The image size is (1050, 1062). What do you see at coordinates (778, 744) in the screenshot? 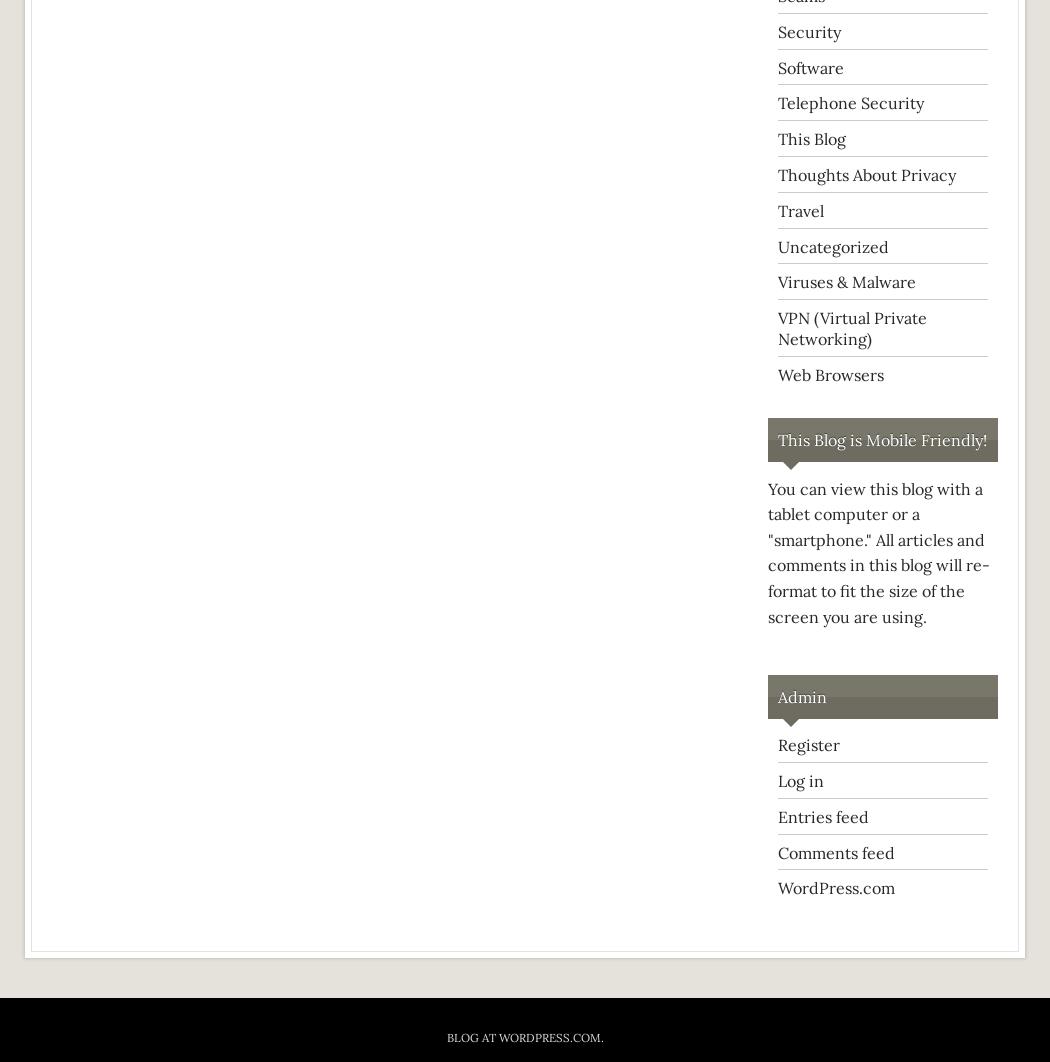
I see `'Register'` at bounding box center [778, 744].